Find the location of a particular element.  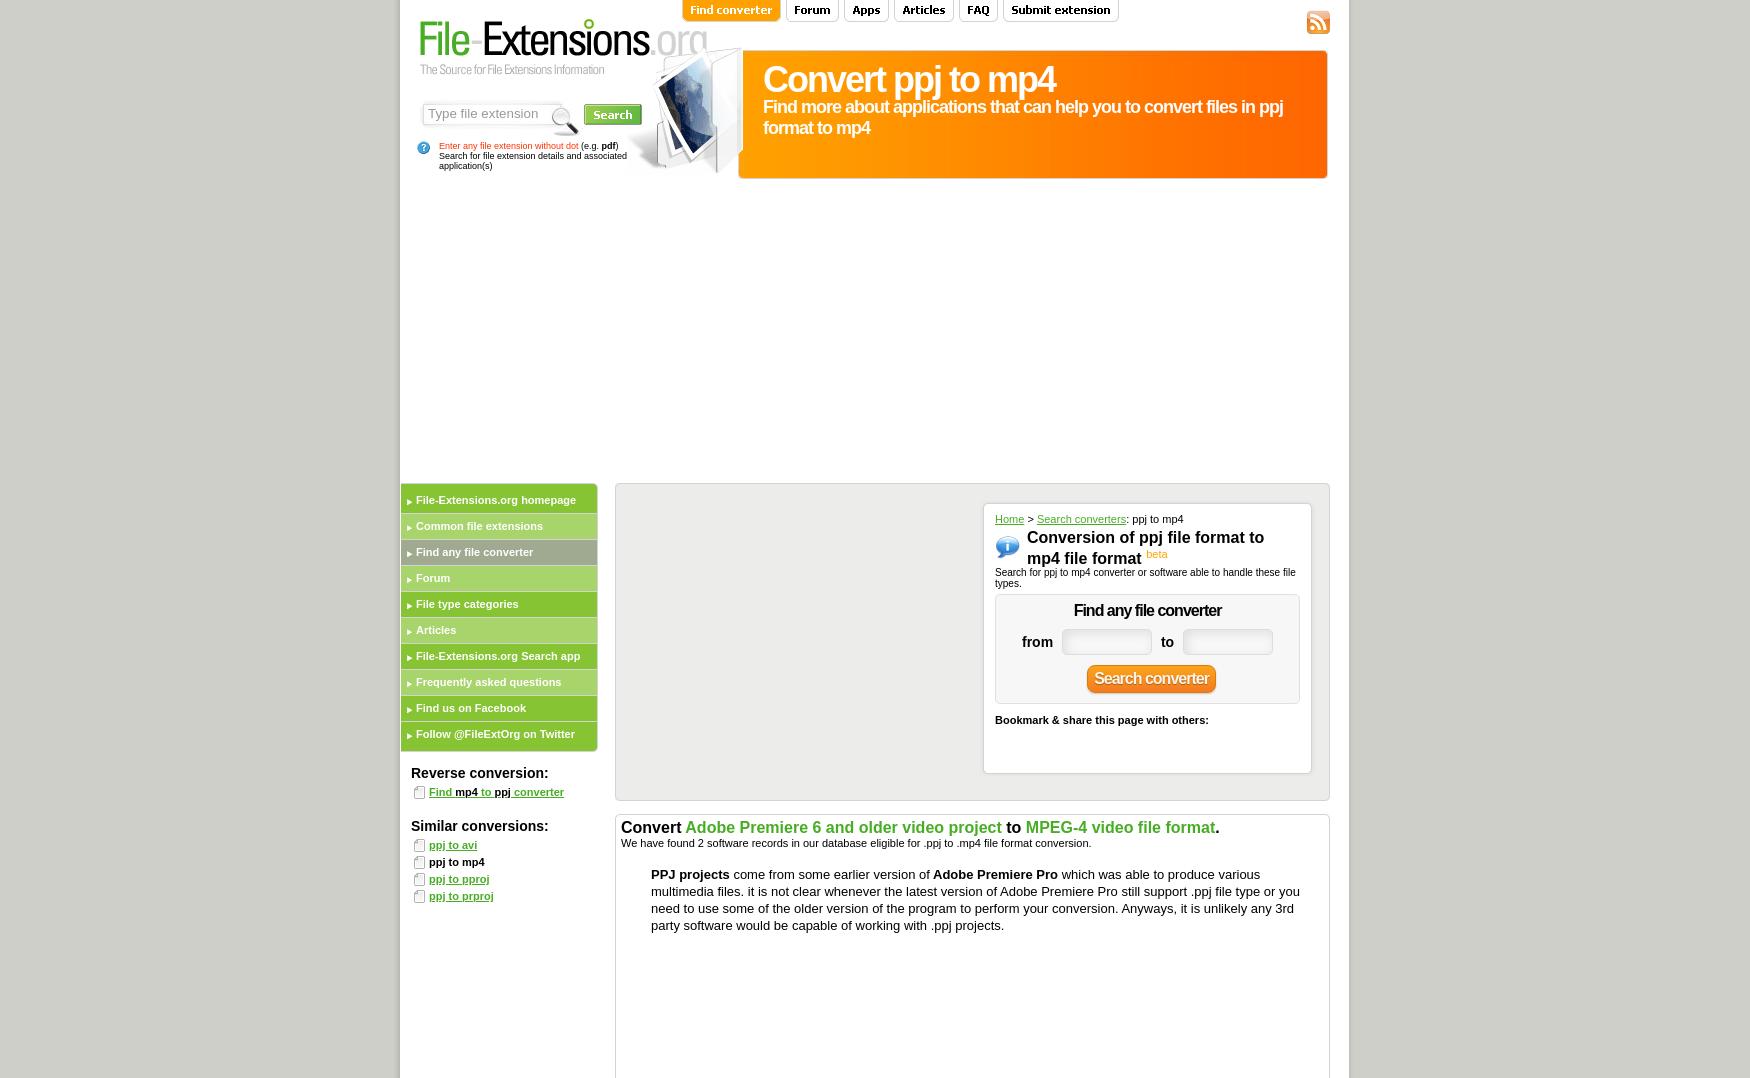

'Conversion of ppj file format to mp4 file format' is located at coordinates (1144, 546).